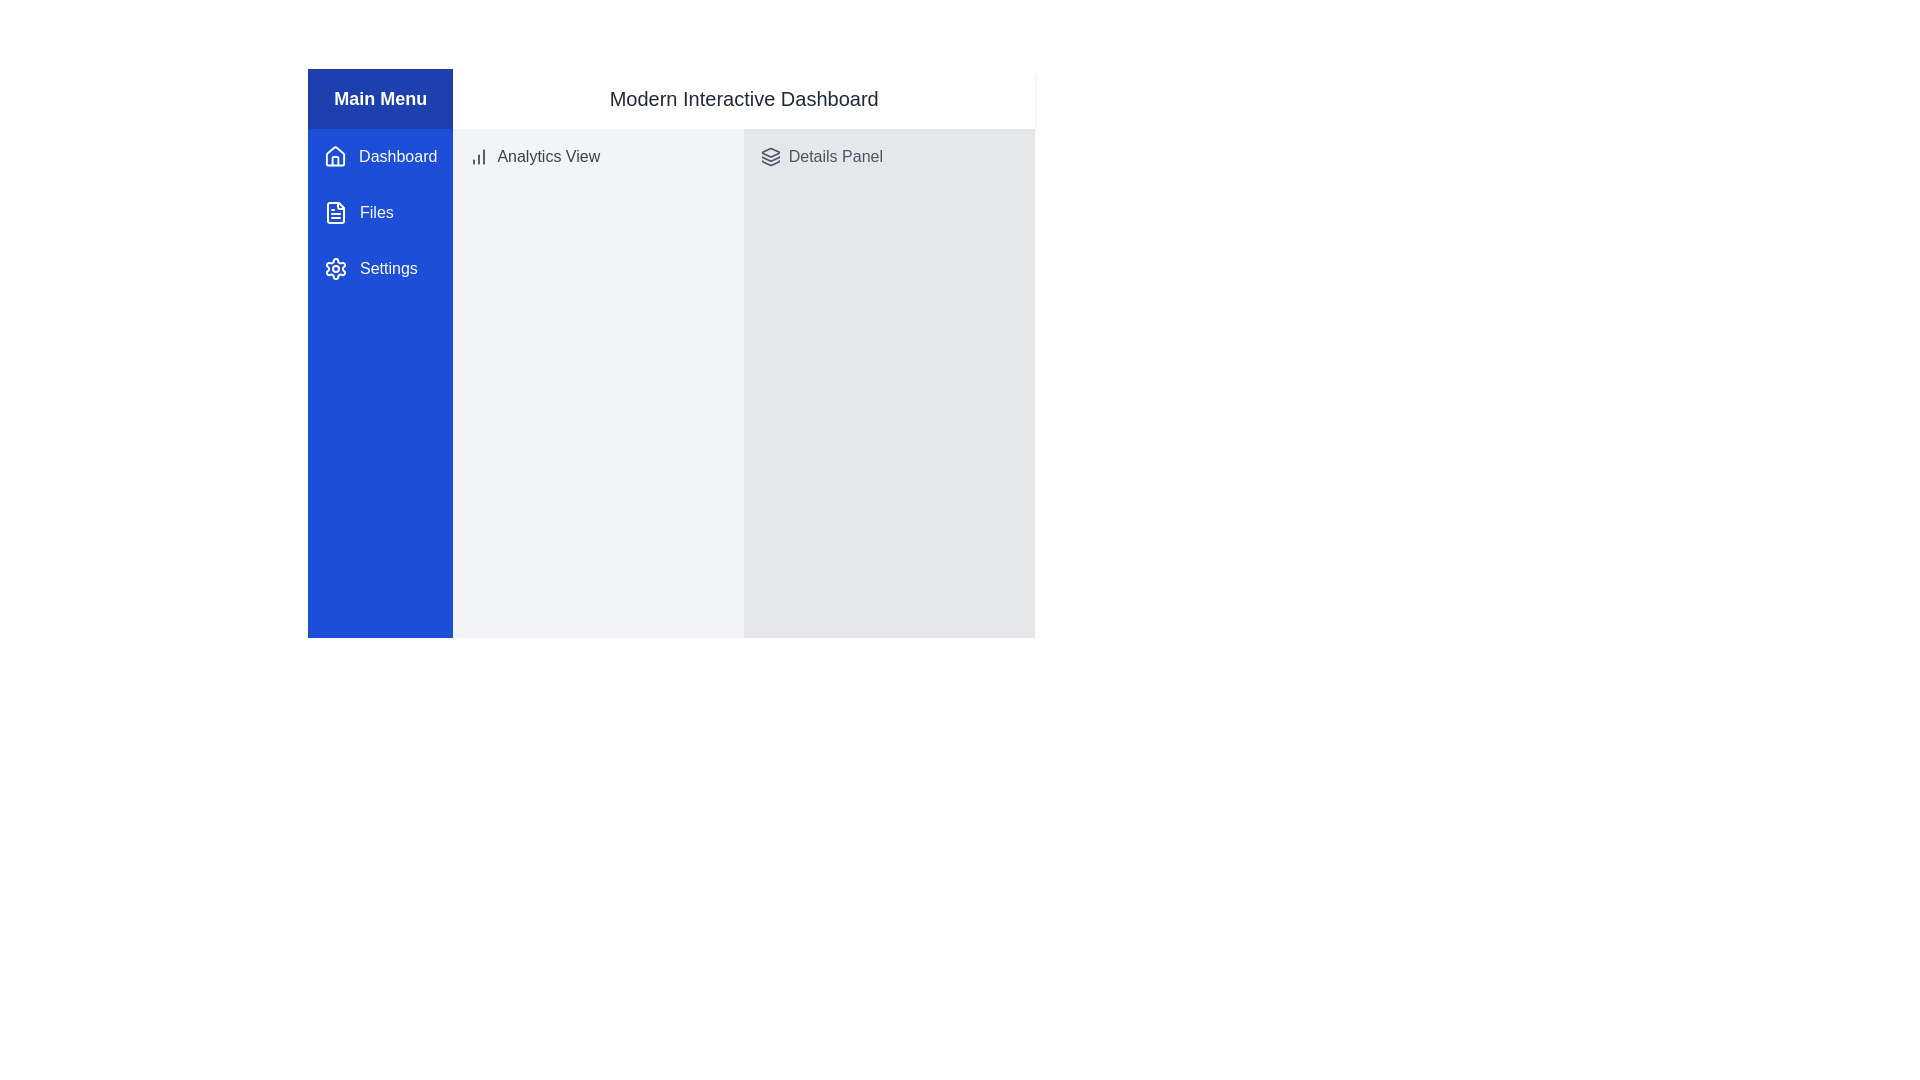 The height and width of the screenshot is (1080, 1920). Describe the element at coordinates (380, 212) in the screenshot. I see `the 'Files' navigational menu button, which is located` at that location.